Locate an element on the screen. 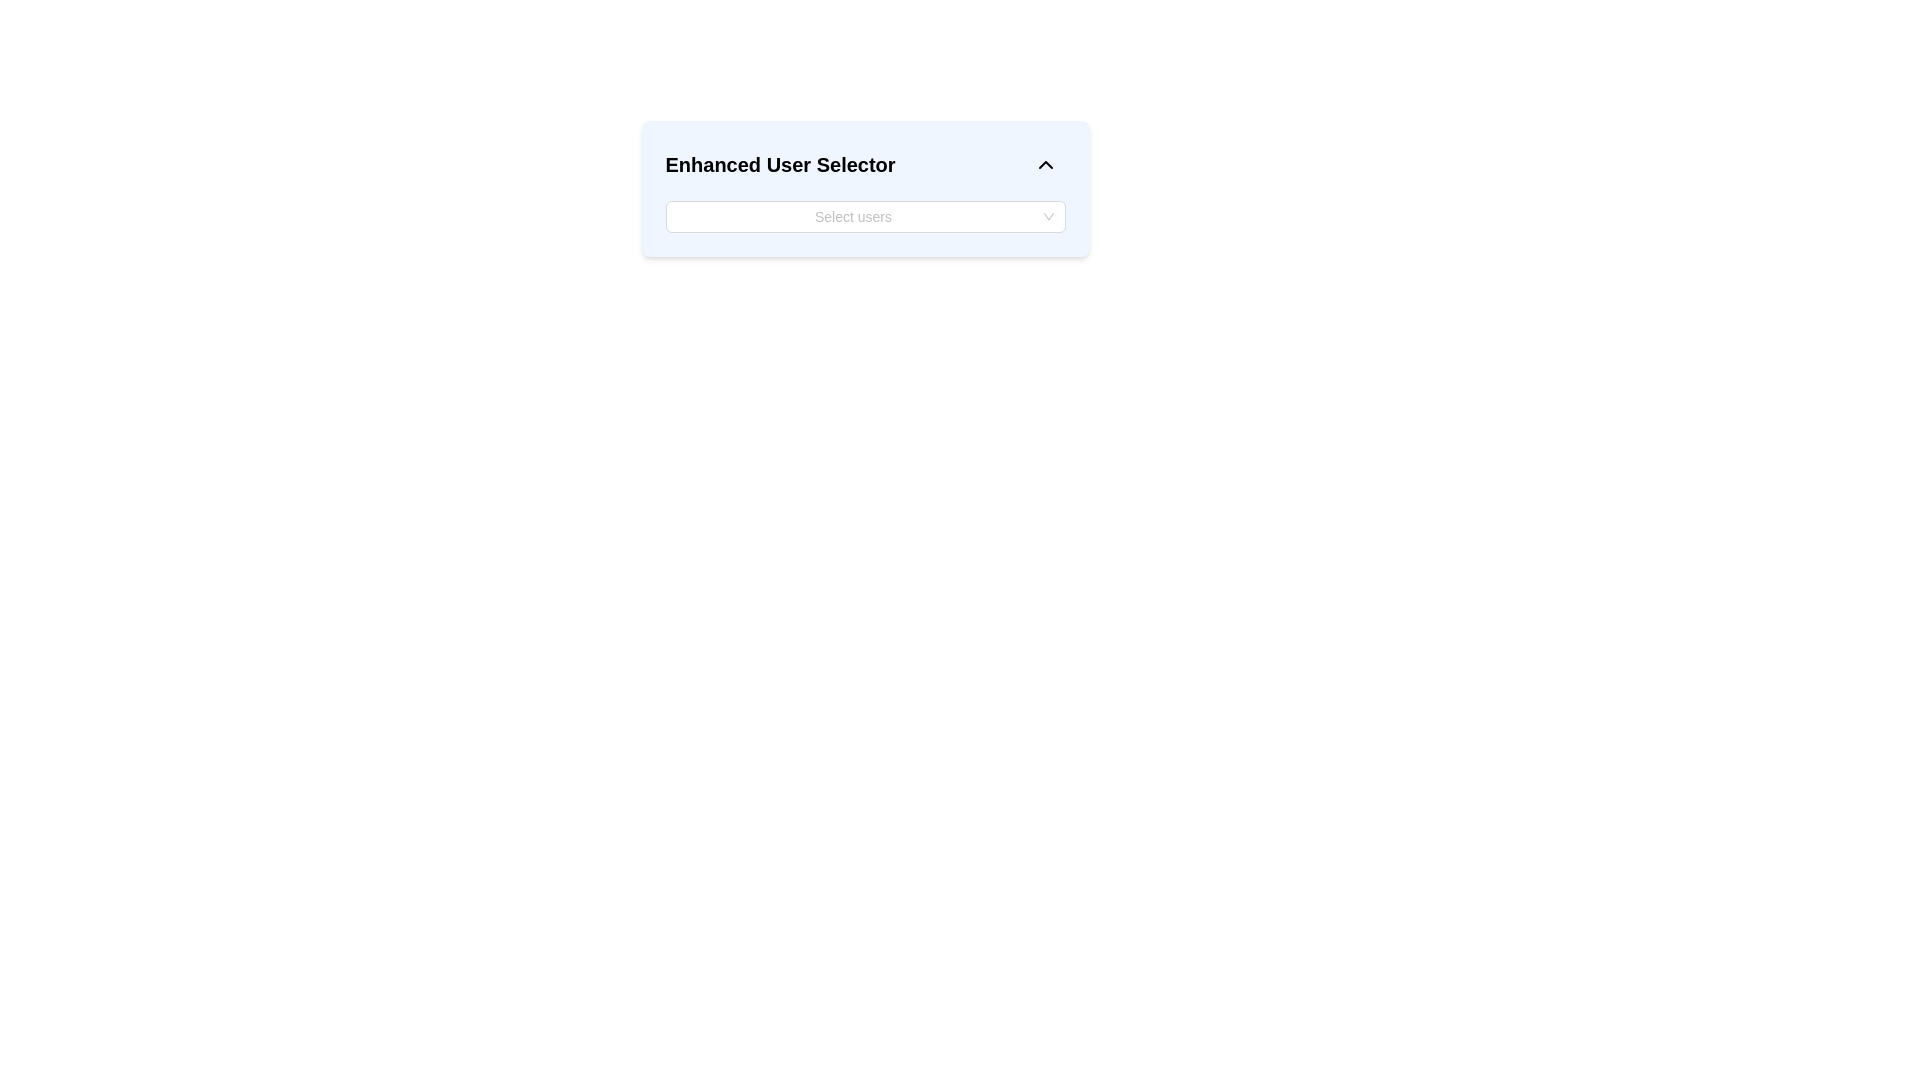  the dropdown input field located in the upper-middle section of the 'Enhanced User Selector' panel is located at coordinates (854, 216).